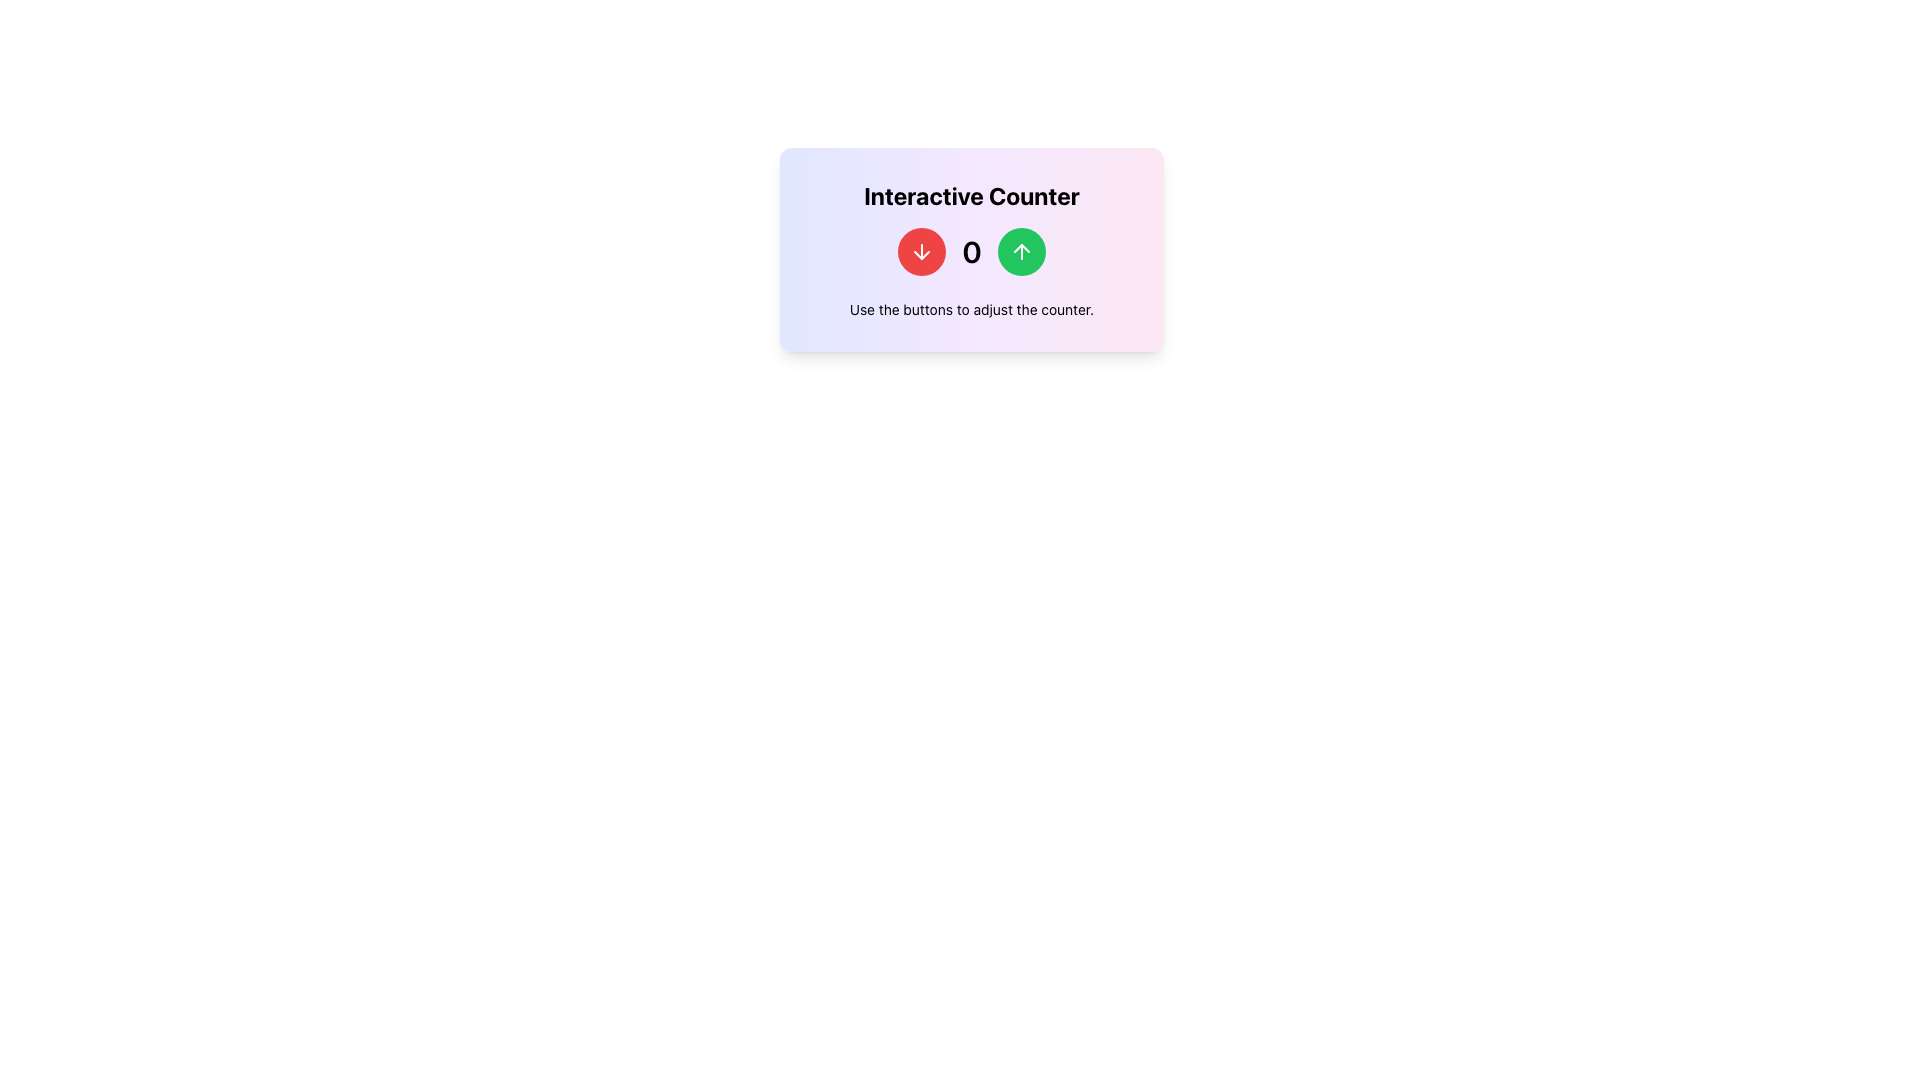  I want to click on the static text label that reads 'Use the buttons to adjust the counter.', which is positioned at the bottom of a card layout, so click(971, 309).